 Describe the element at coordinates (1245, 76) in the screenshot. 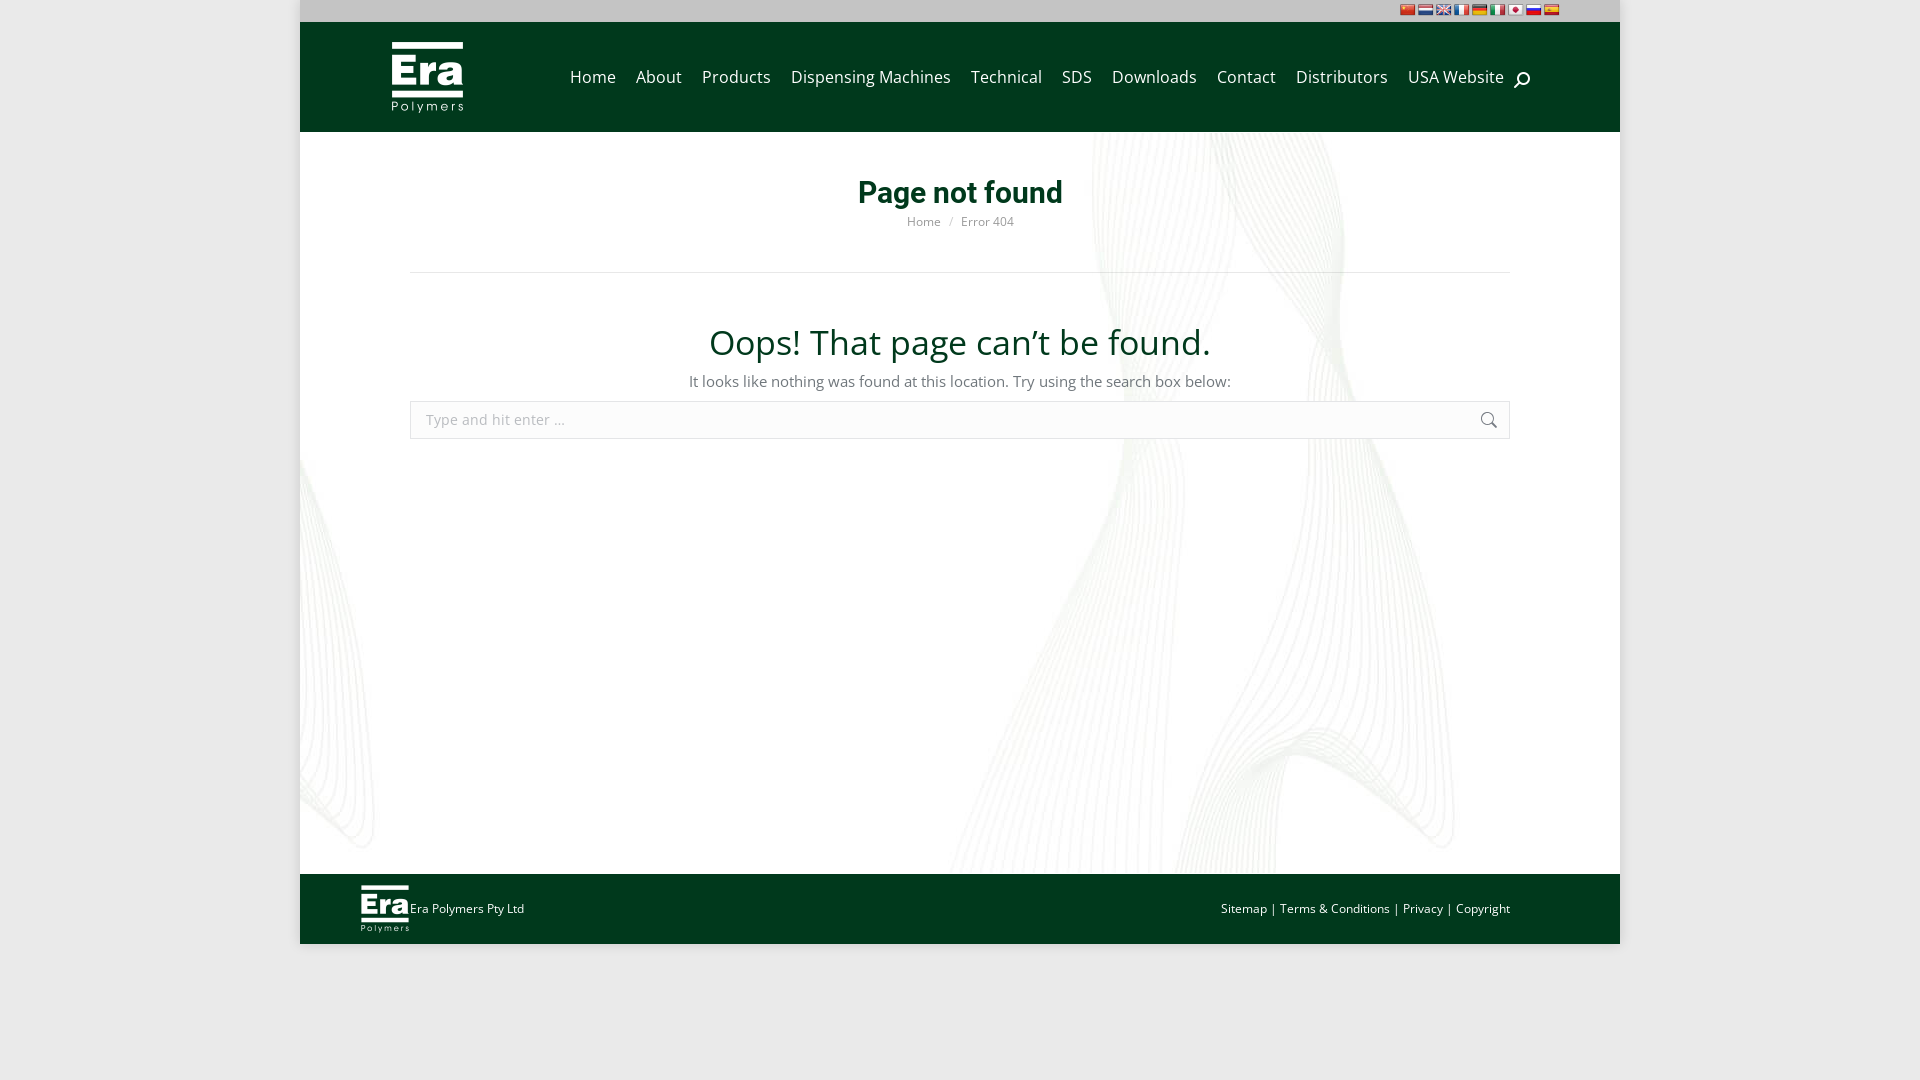

I see `'Contact'` at that location.